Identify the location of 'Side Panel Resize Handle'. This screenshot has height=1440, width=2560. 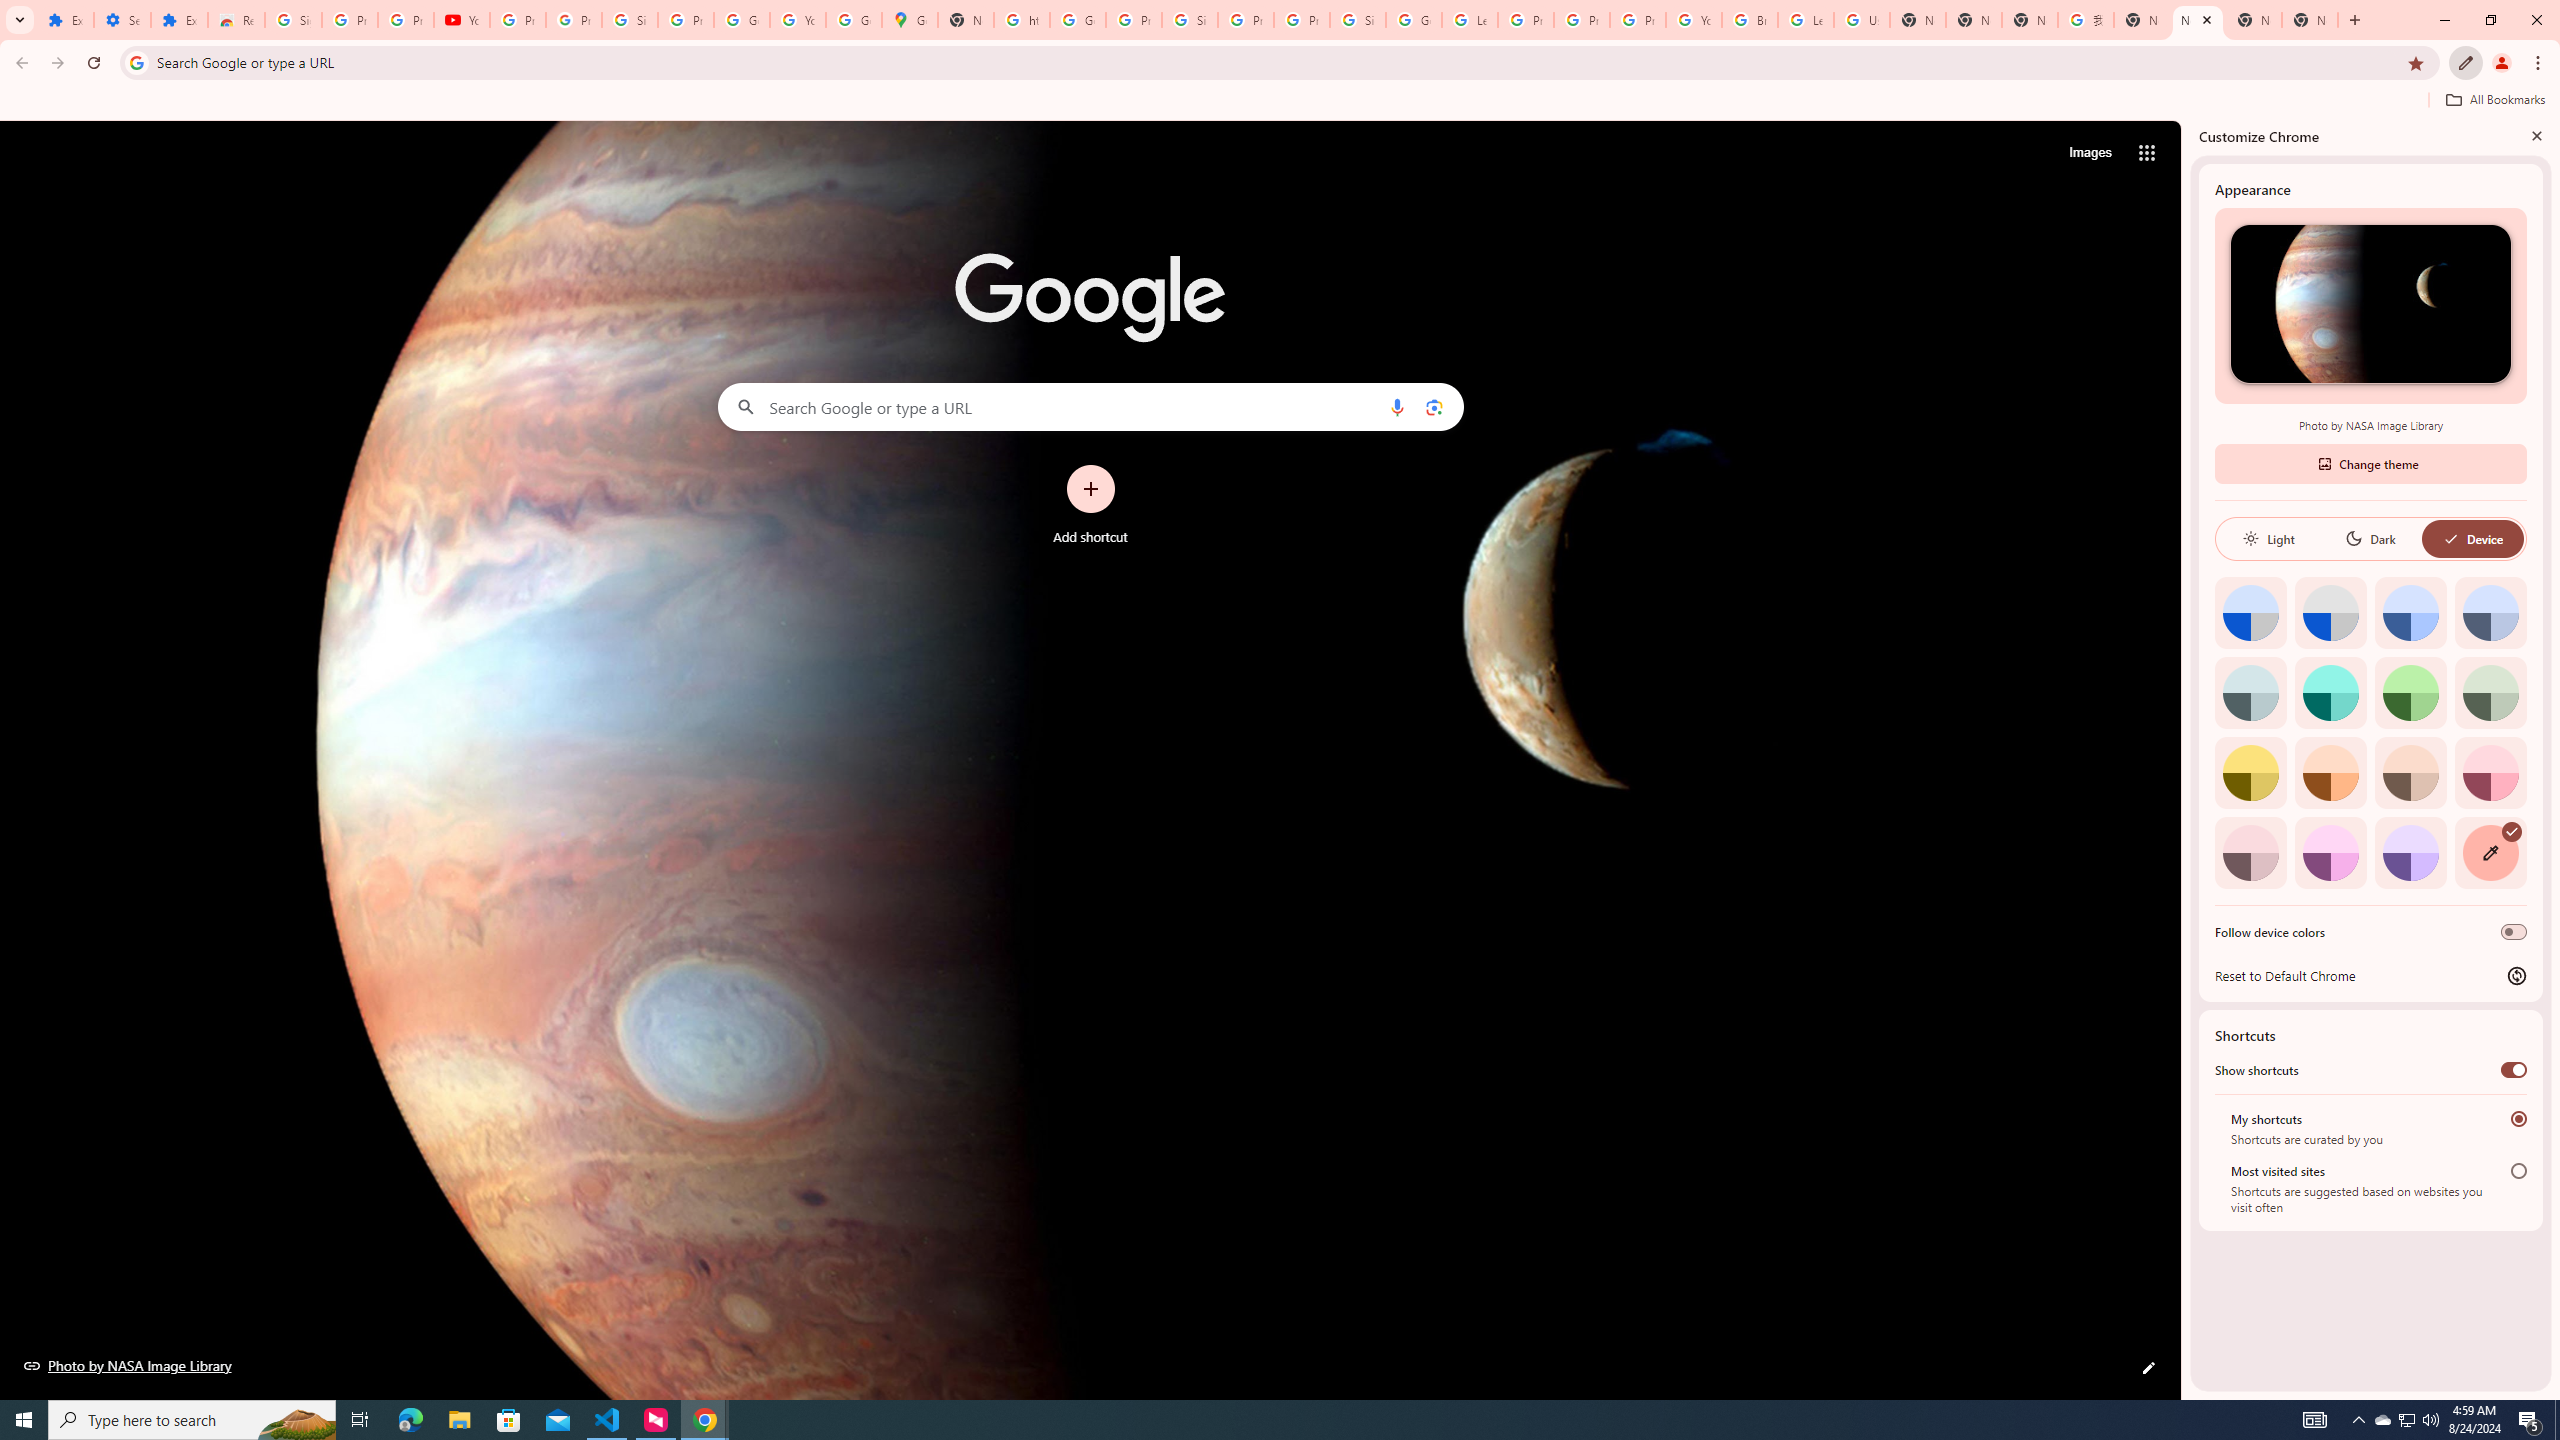
(2185, 758).